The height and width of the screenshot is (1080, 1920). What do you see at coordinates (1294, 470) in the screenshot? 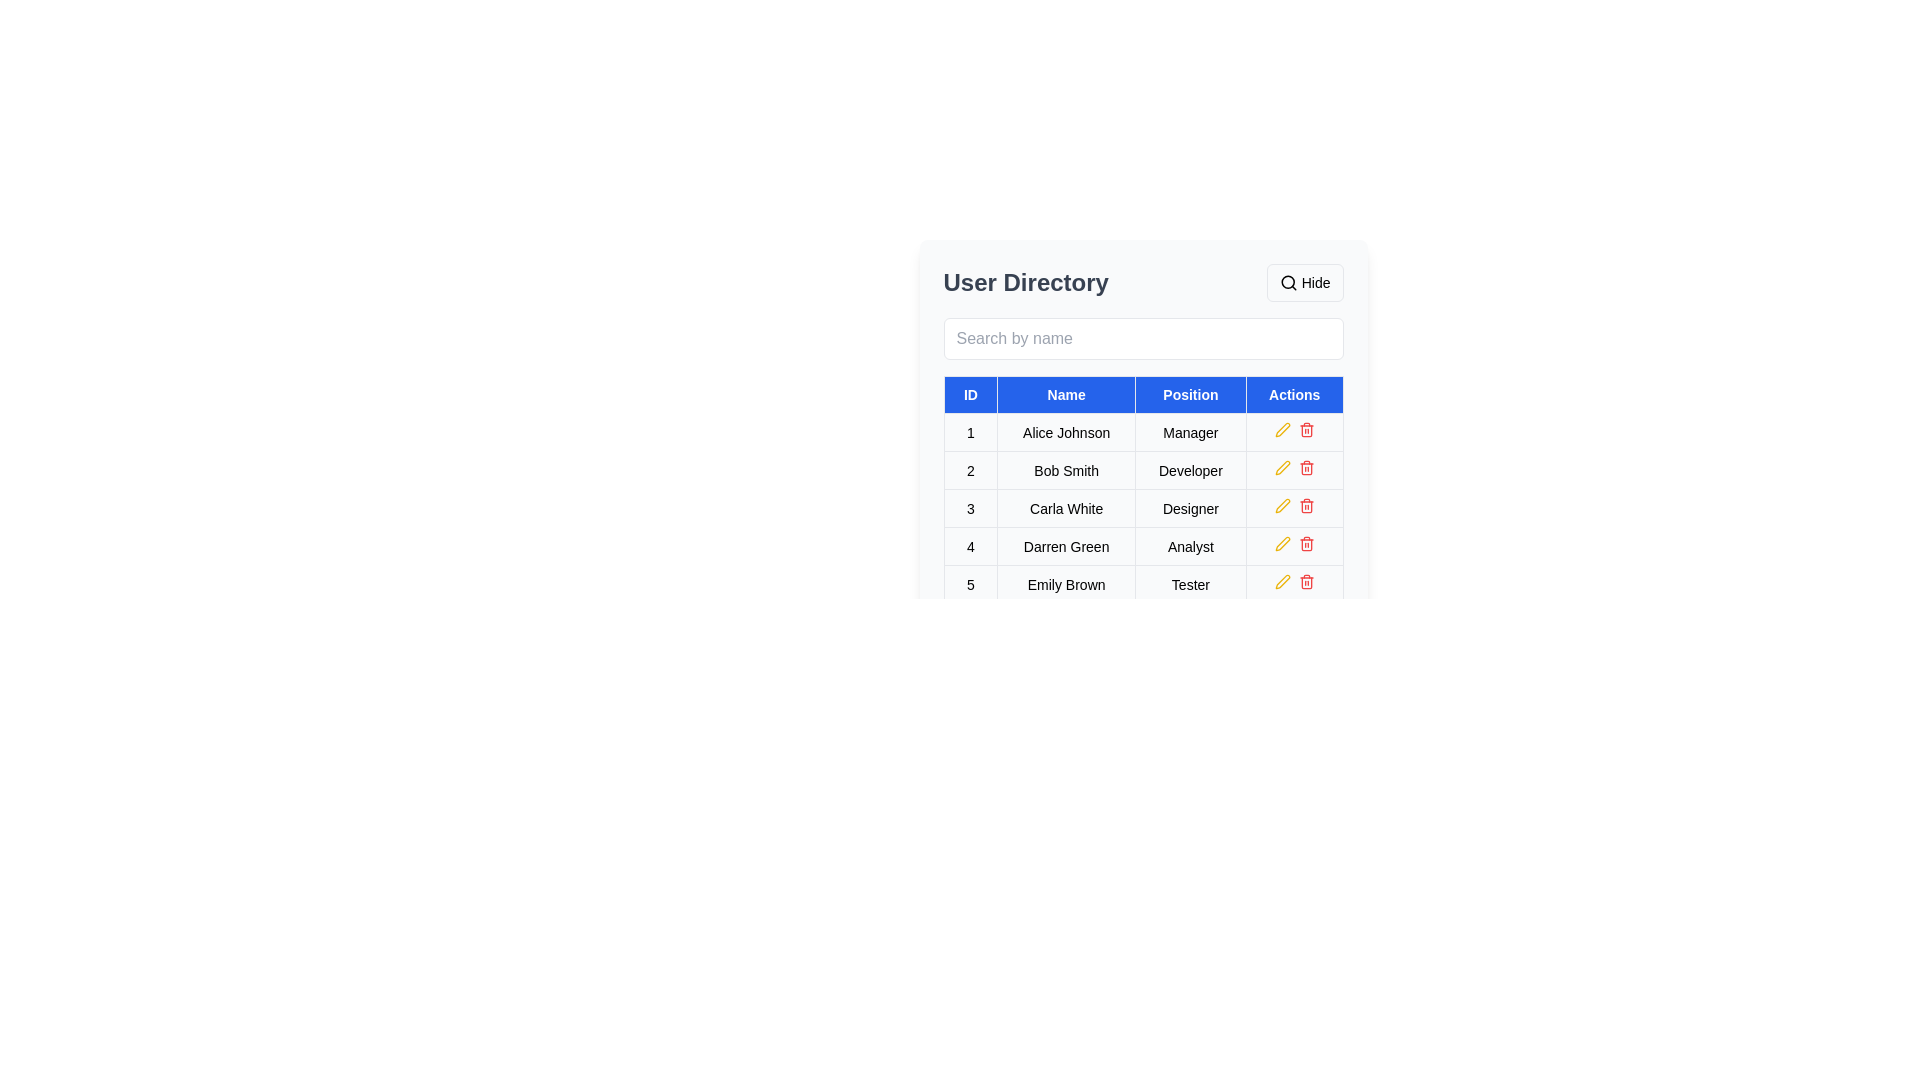
I see `the rectangular button with no visible text located in the 'Actions' column of the table row labeled 'Bob Smith Developer'` at bounding box center [1294, 470].